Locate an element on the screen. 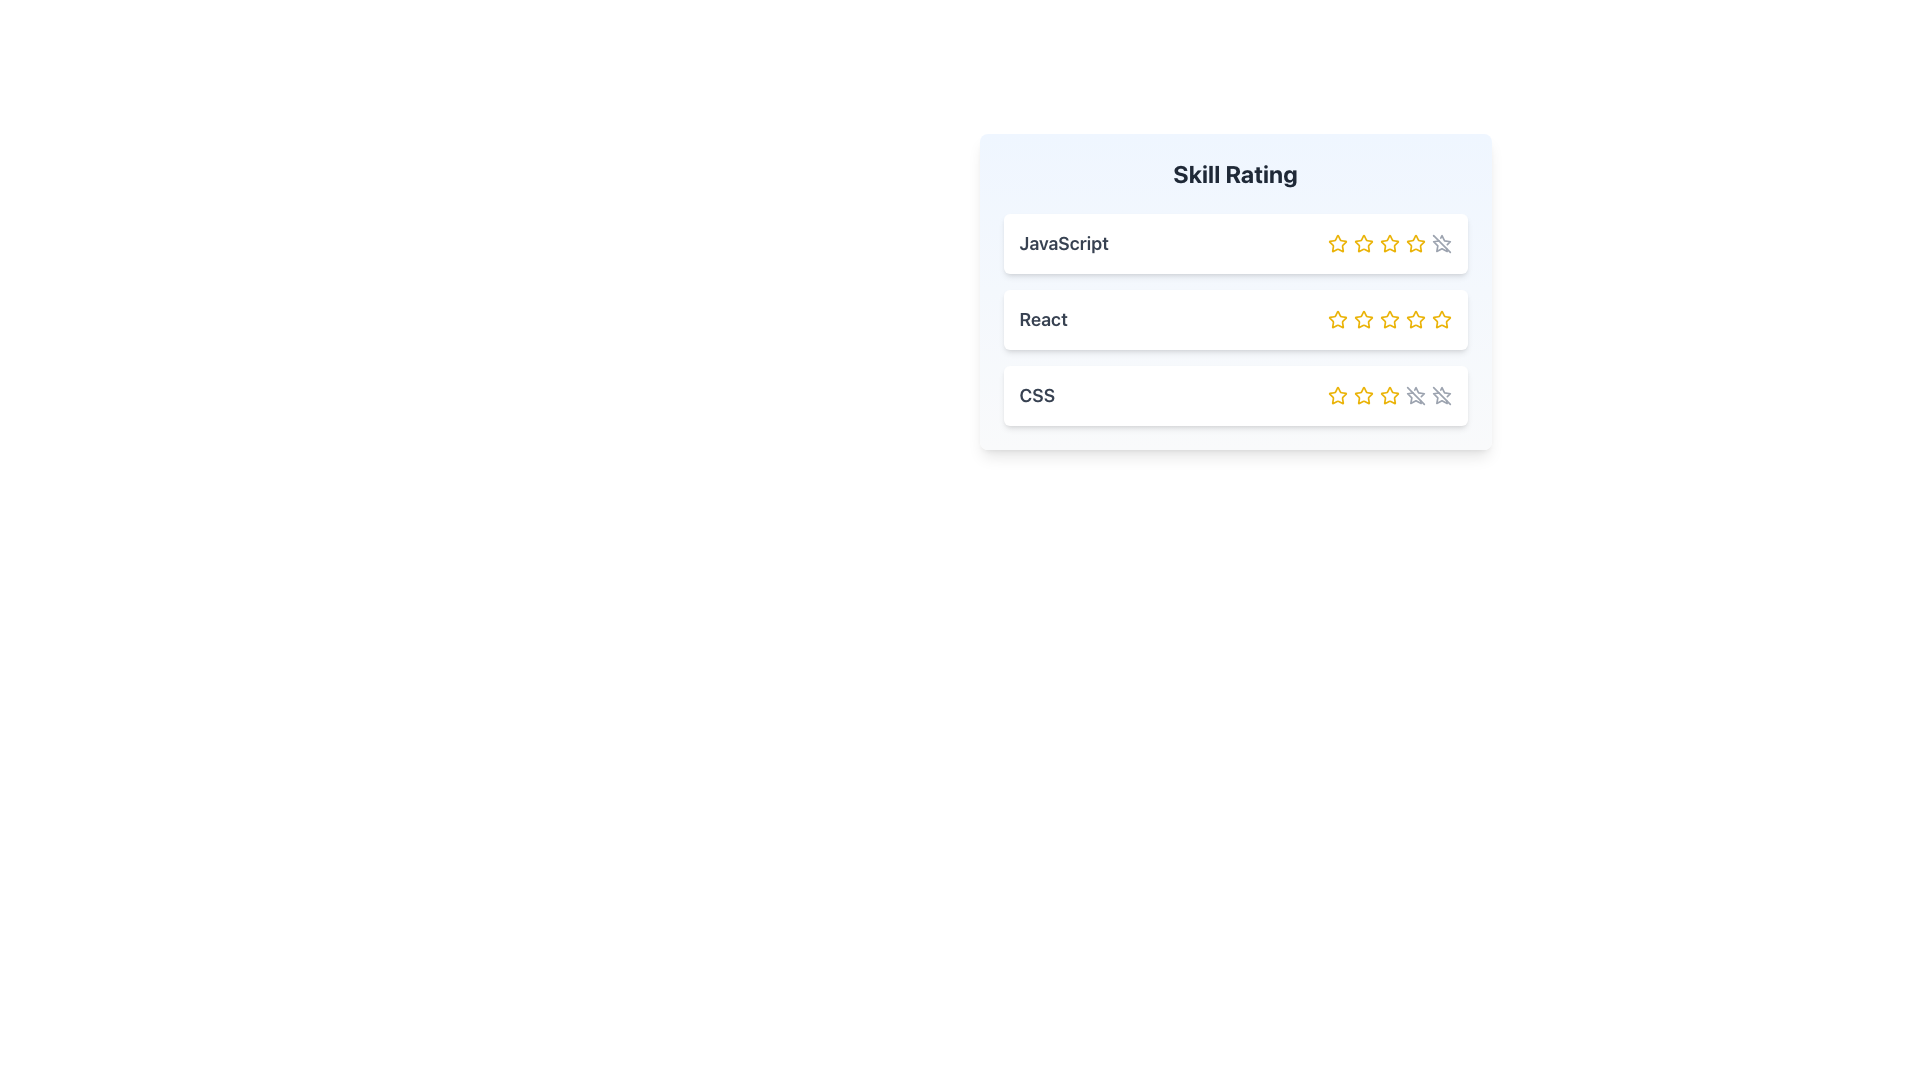 The height and width of the screenshot is (1080, 1920). the second part of the star icon representing the first rating star for the 'JavaScript' skill in the top rating row of the skill rating section is located at coordinates (1444, 239).